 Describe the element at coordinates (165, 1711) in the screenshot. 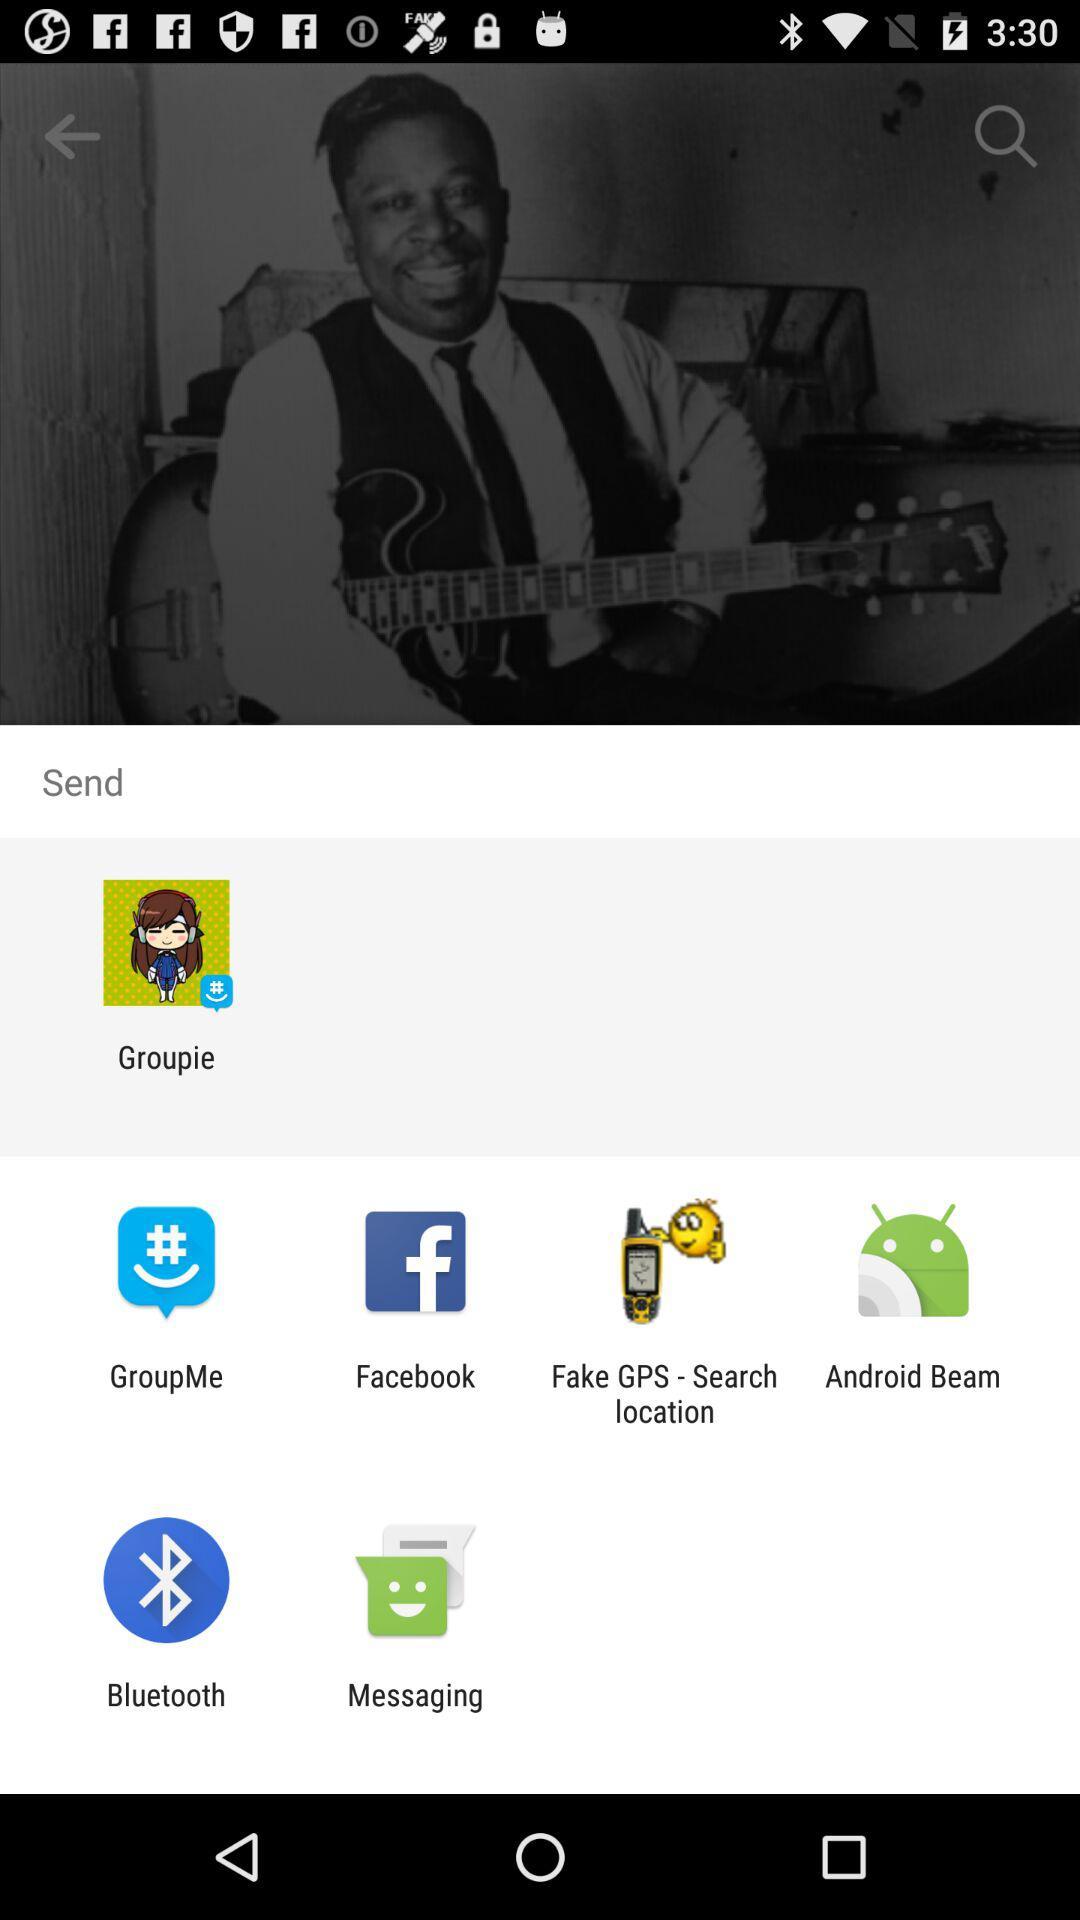

I see `app to the left of messaging item` at that location.